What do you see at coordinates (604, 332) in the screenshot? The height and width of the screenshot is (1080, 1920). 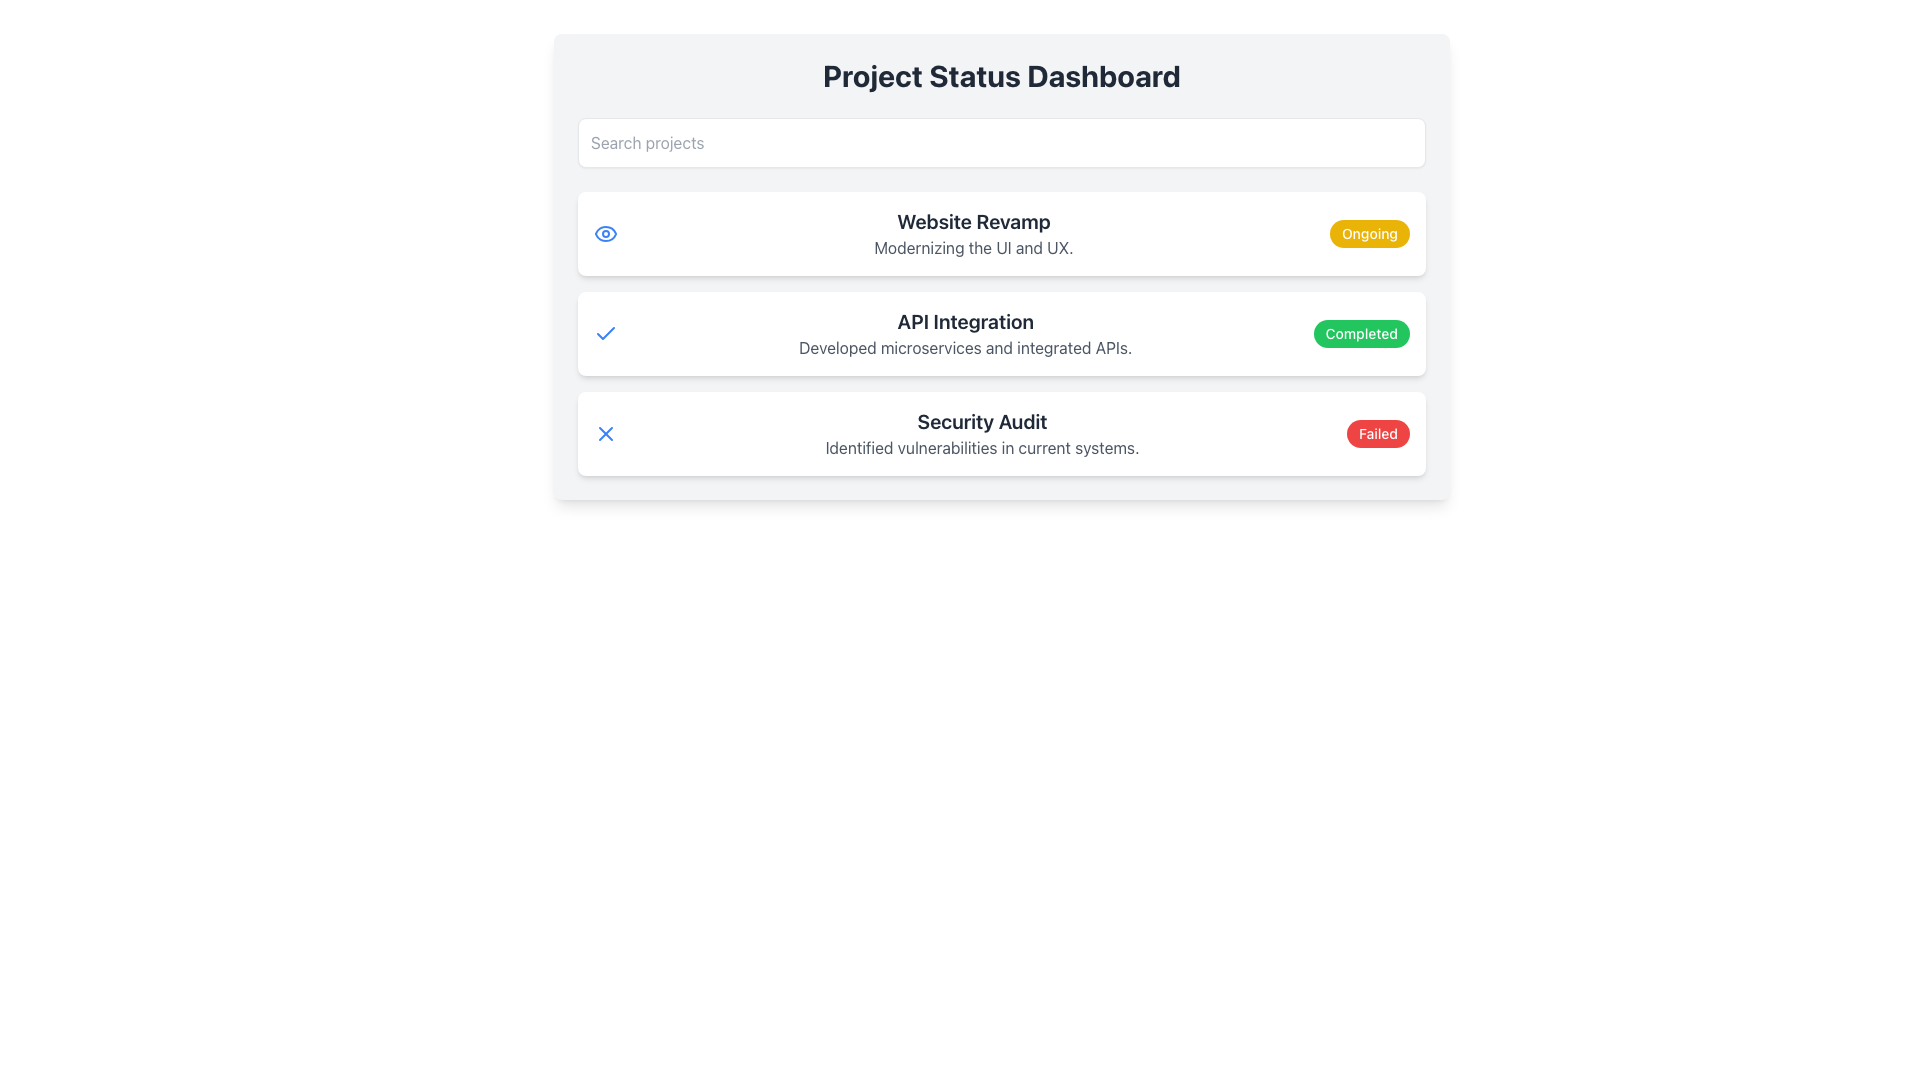 I see `the blue checkmark icon next to the 'API Integration' label in the dashboard interface` at bounding box center [604, 332].